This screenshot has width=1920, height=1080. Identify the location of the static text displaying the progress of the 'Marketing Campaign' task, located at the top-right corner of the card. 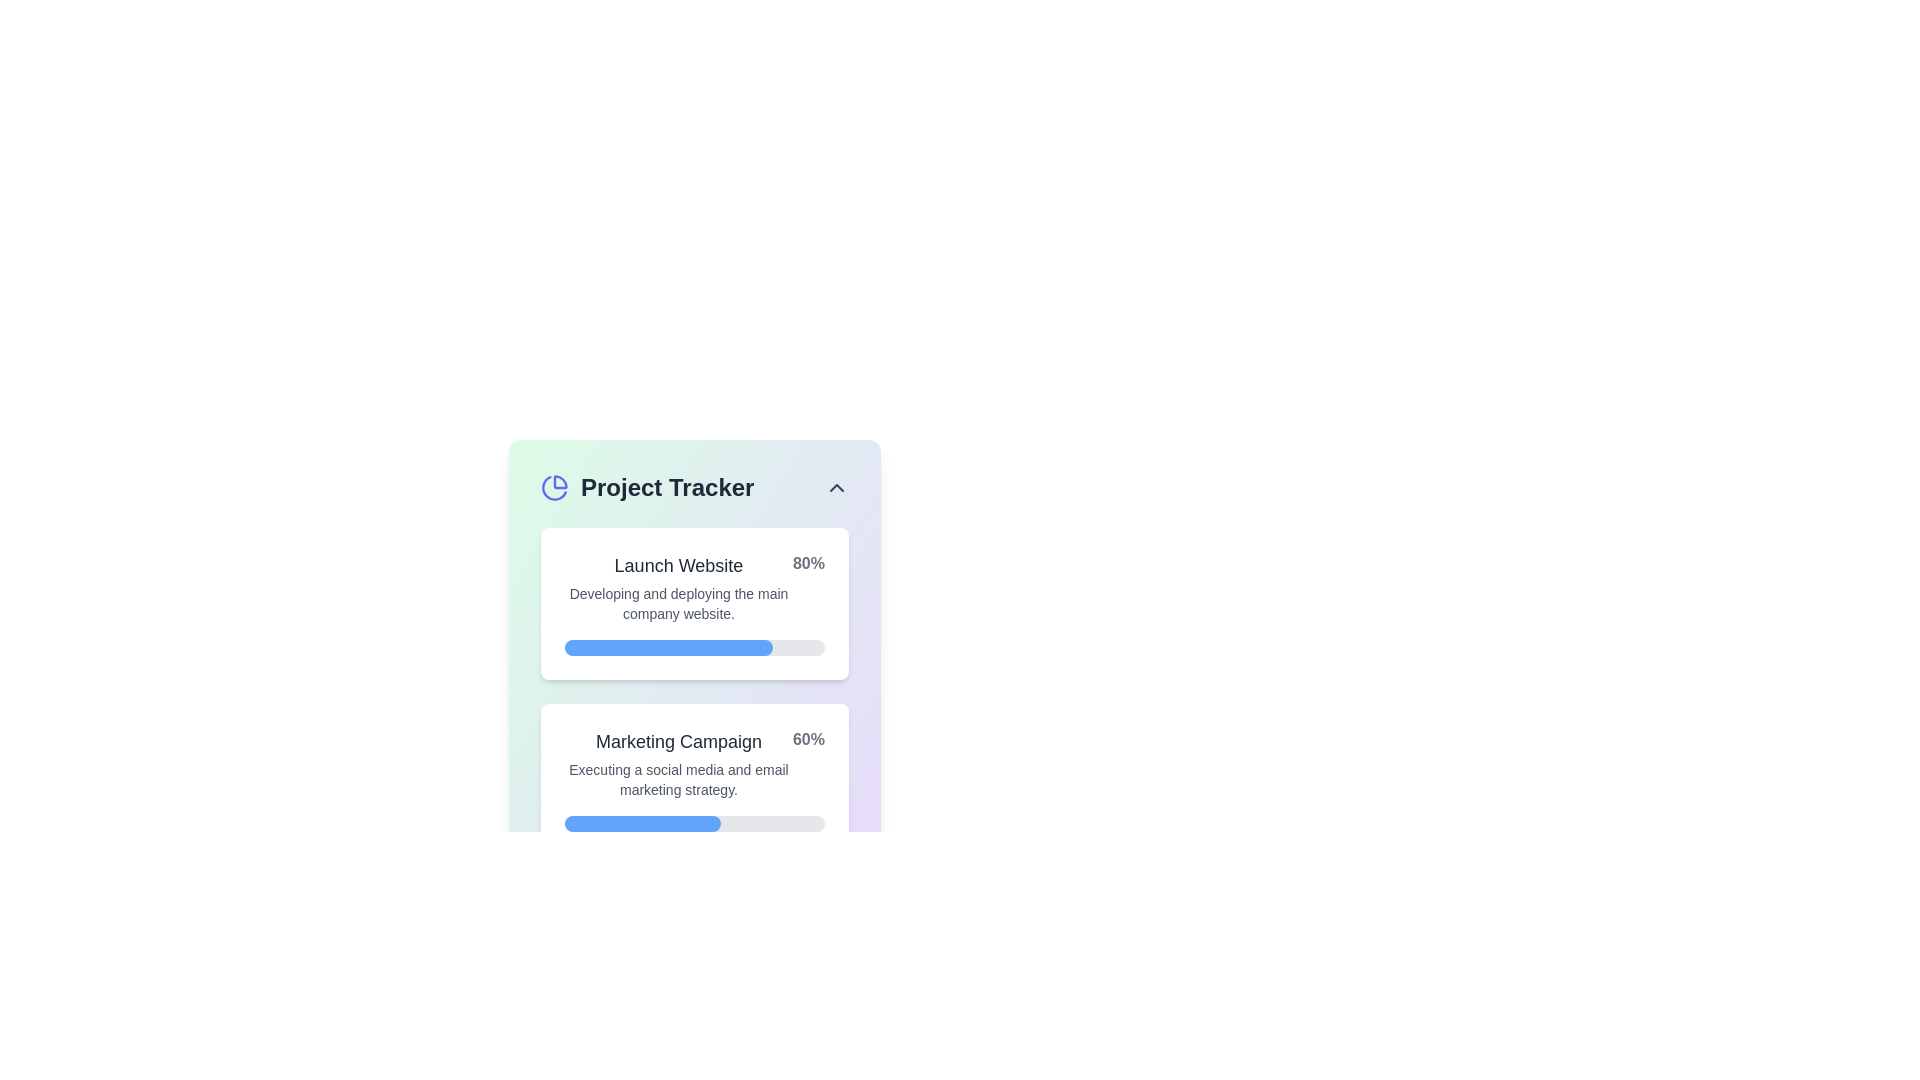
(808, 740).